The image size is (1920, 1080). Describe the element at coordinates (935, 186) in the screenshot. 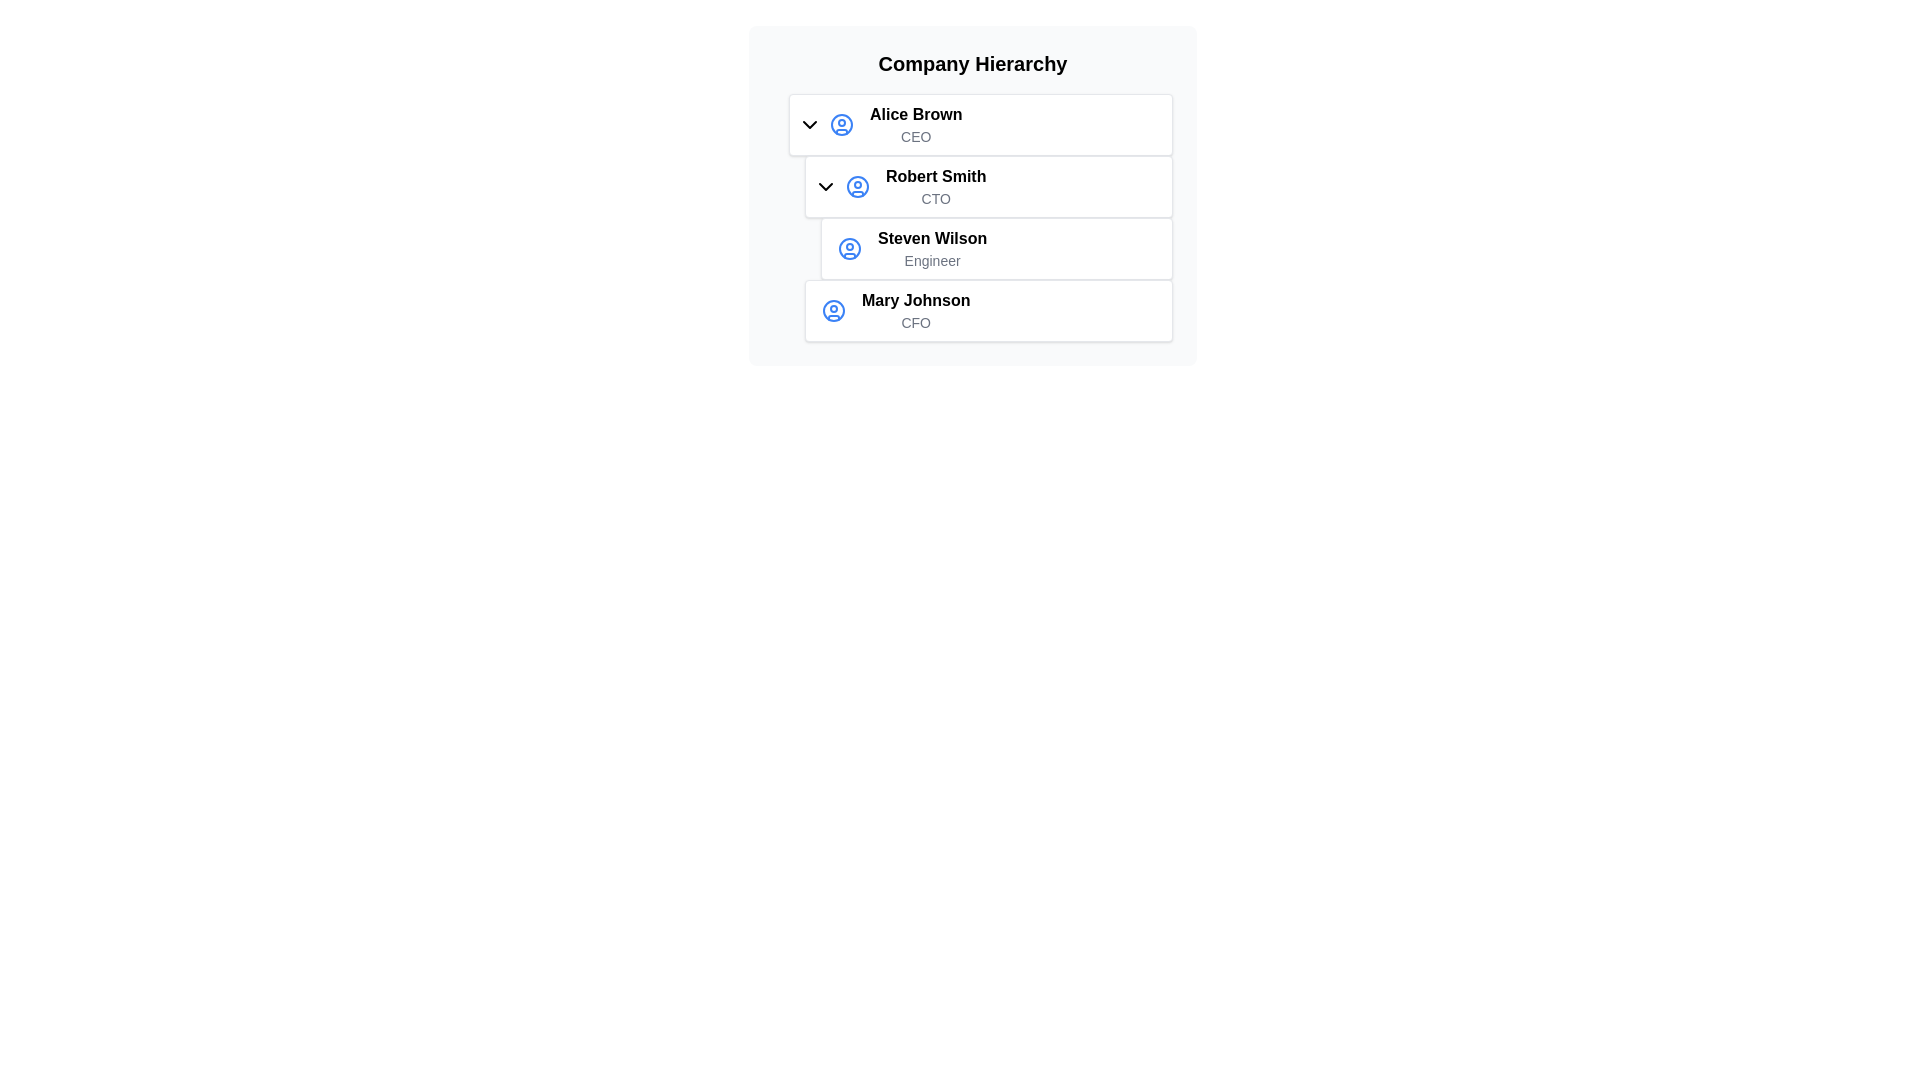

I see `the textual display showing 'Robert Smith' with the title 'CTO' in the company hierarchy list` at that location.